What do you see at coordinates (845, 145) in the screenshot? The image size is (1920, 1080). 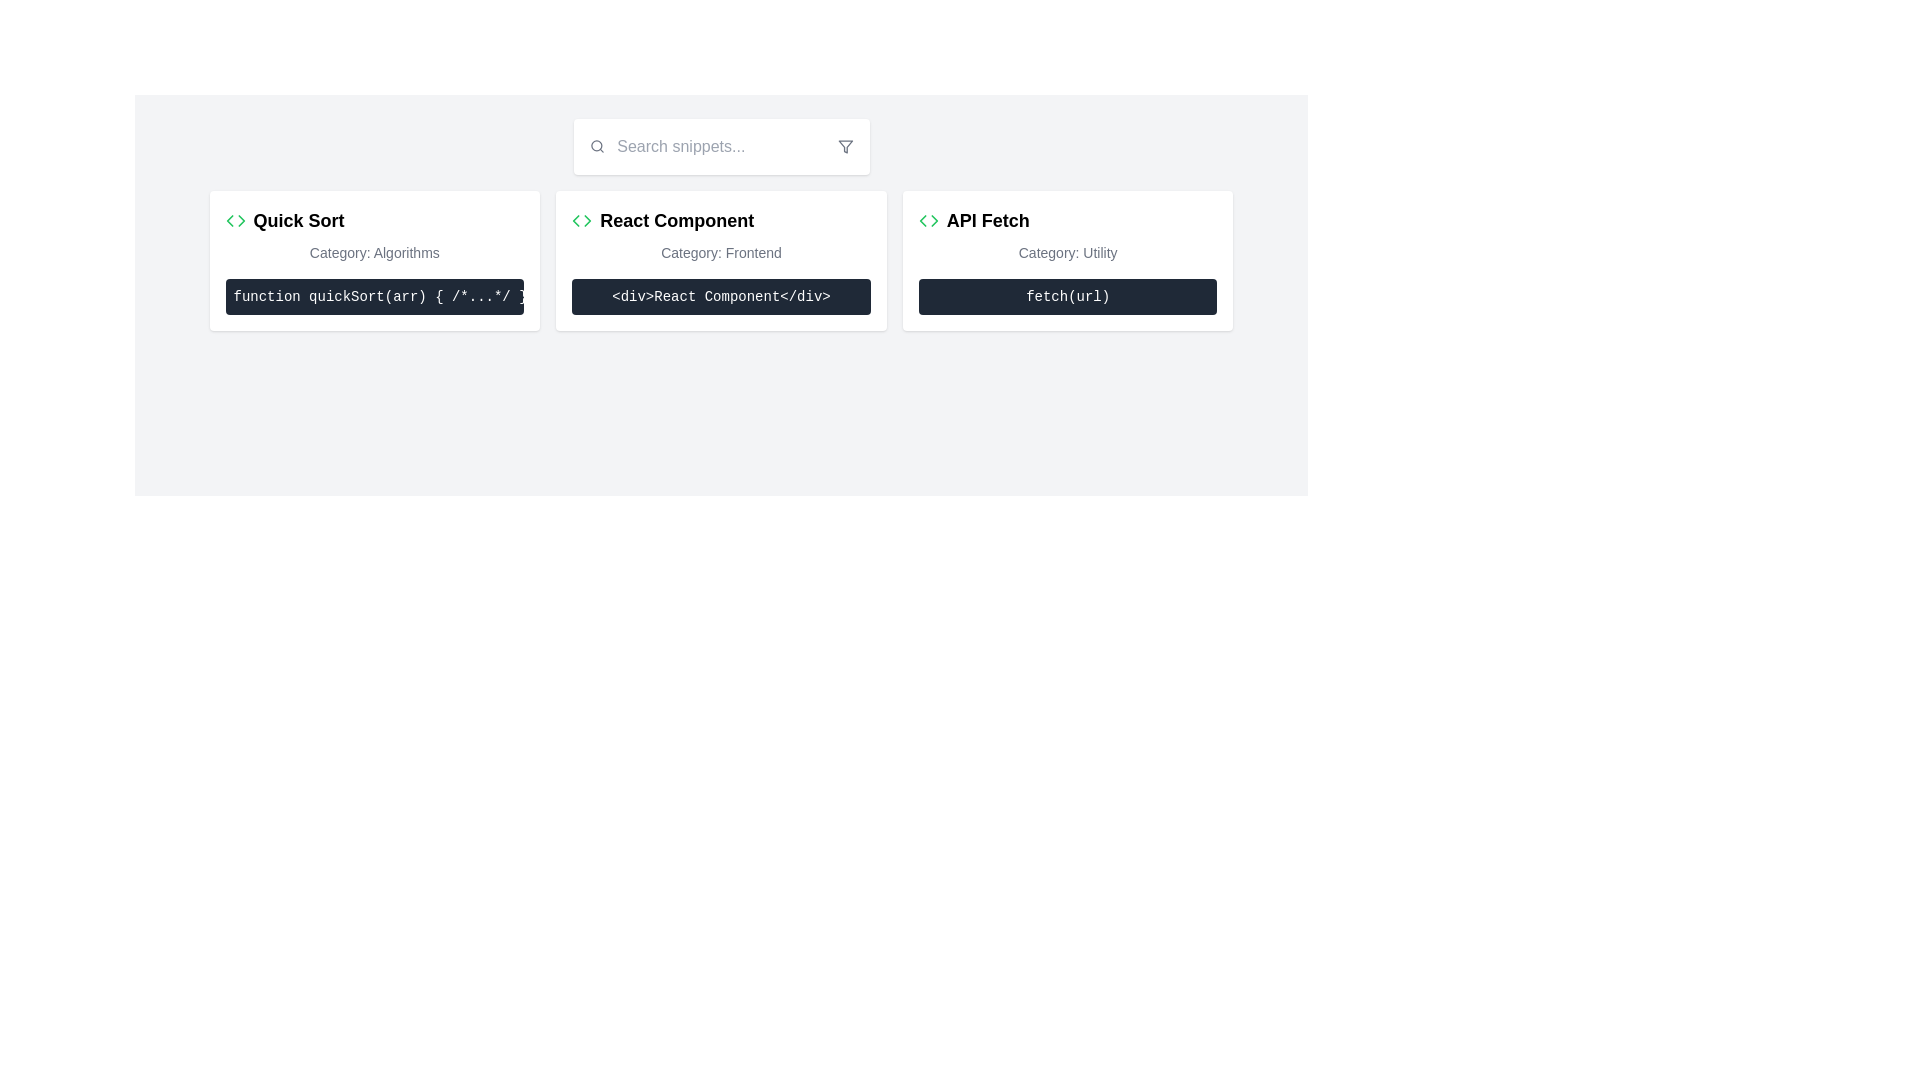 I see `the Icon (filter) located to the right of the 'Search snippets...' text input field` at bounding box center [845, 145].